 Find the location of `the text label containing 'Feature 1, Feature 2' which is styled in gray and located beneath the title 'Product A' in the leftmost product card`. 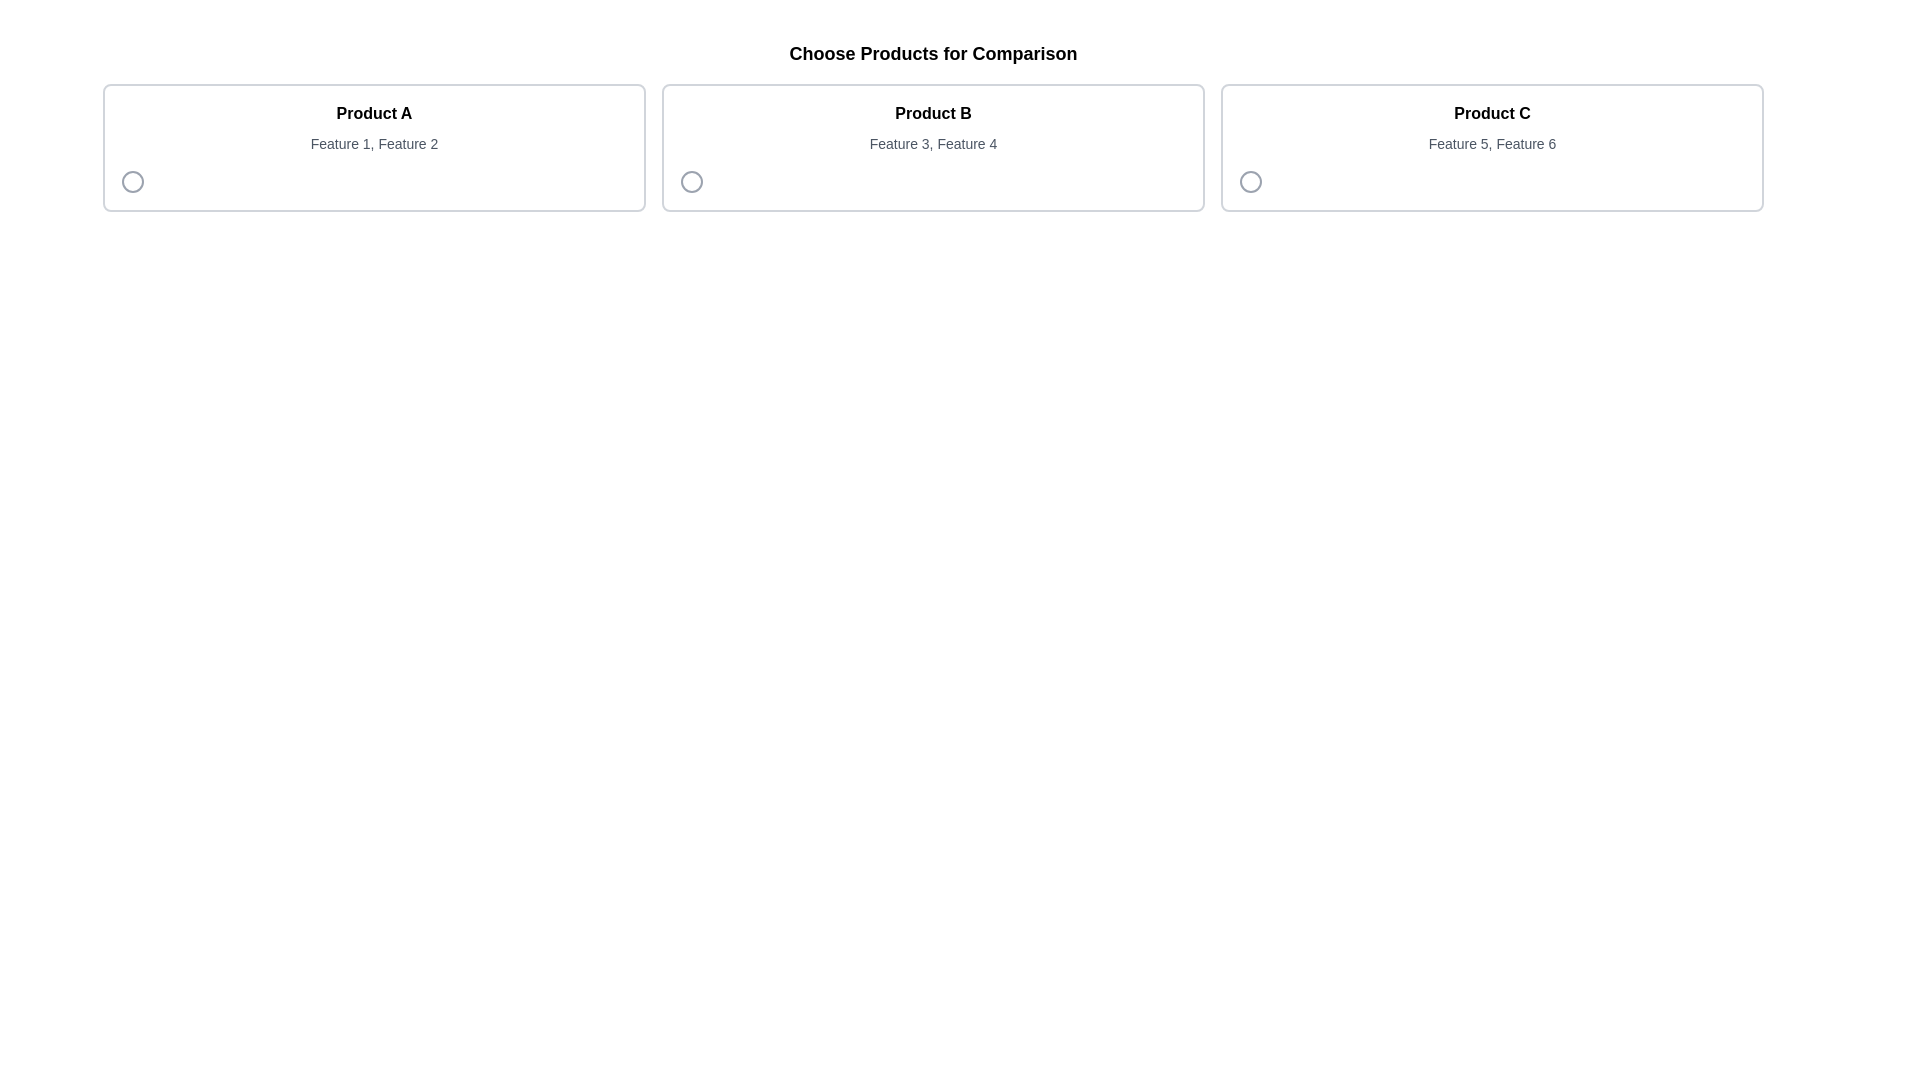

the text label containing 'Feature 1, Feature 2' which is styled in gray and located beneath the title 'Product A' in the leftmost product card is located at coordinates (374, 142).